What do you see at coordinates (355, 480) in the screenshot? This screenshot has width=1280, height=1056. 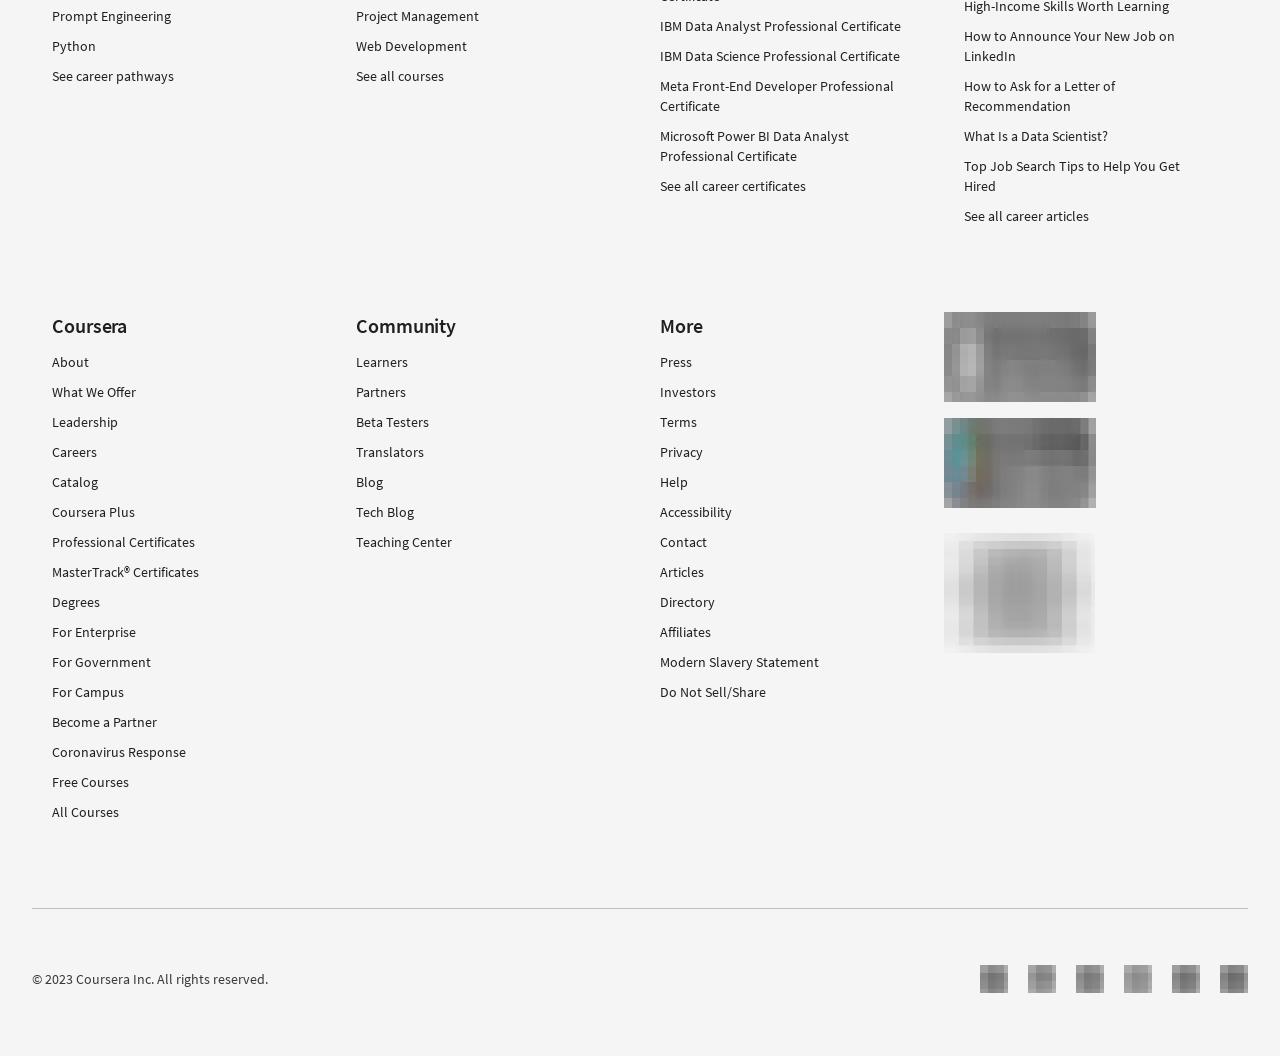 I see `'Blog'` at bounding box center [355, 480].